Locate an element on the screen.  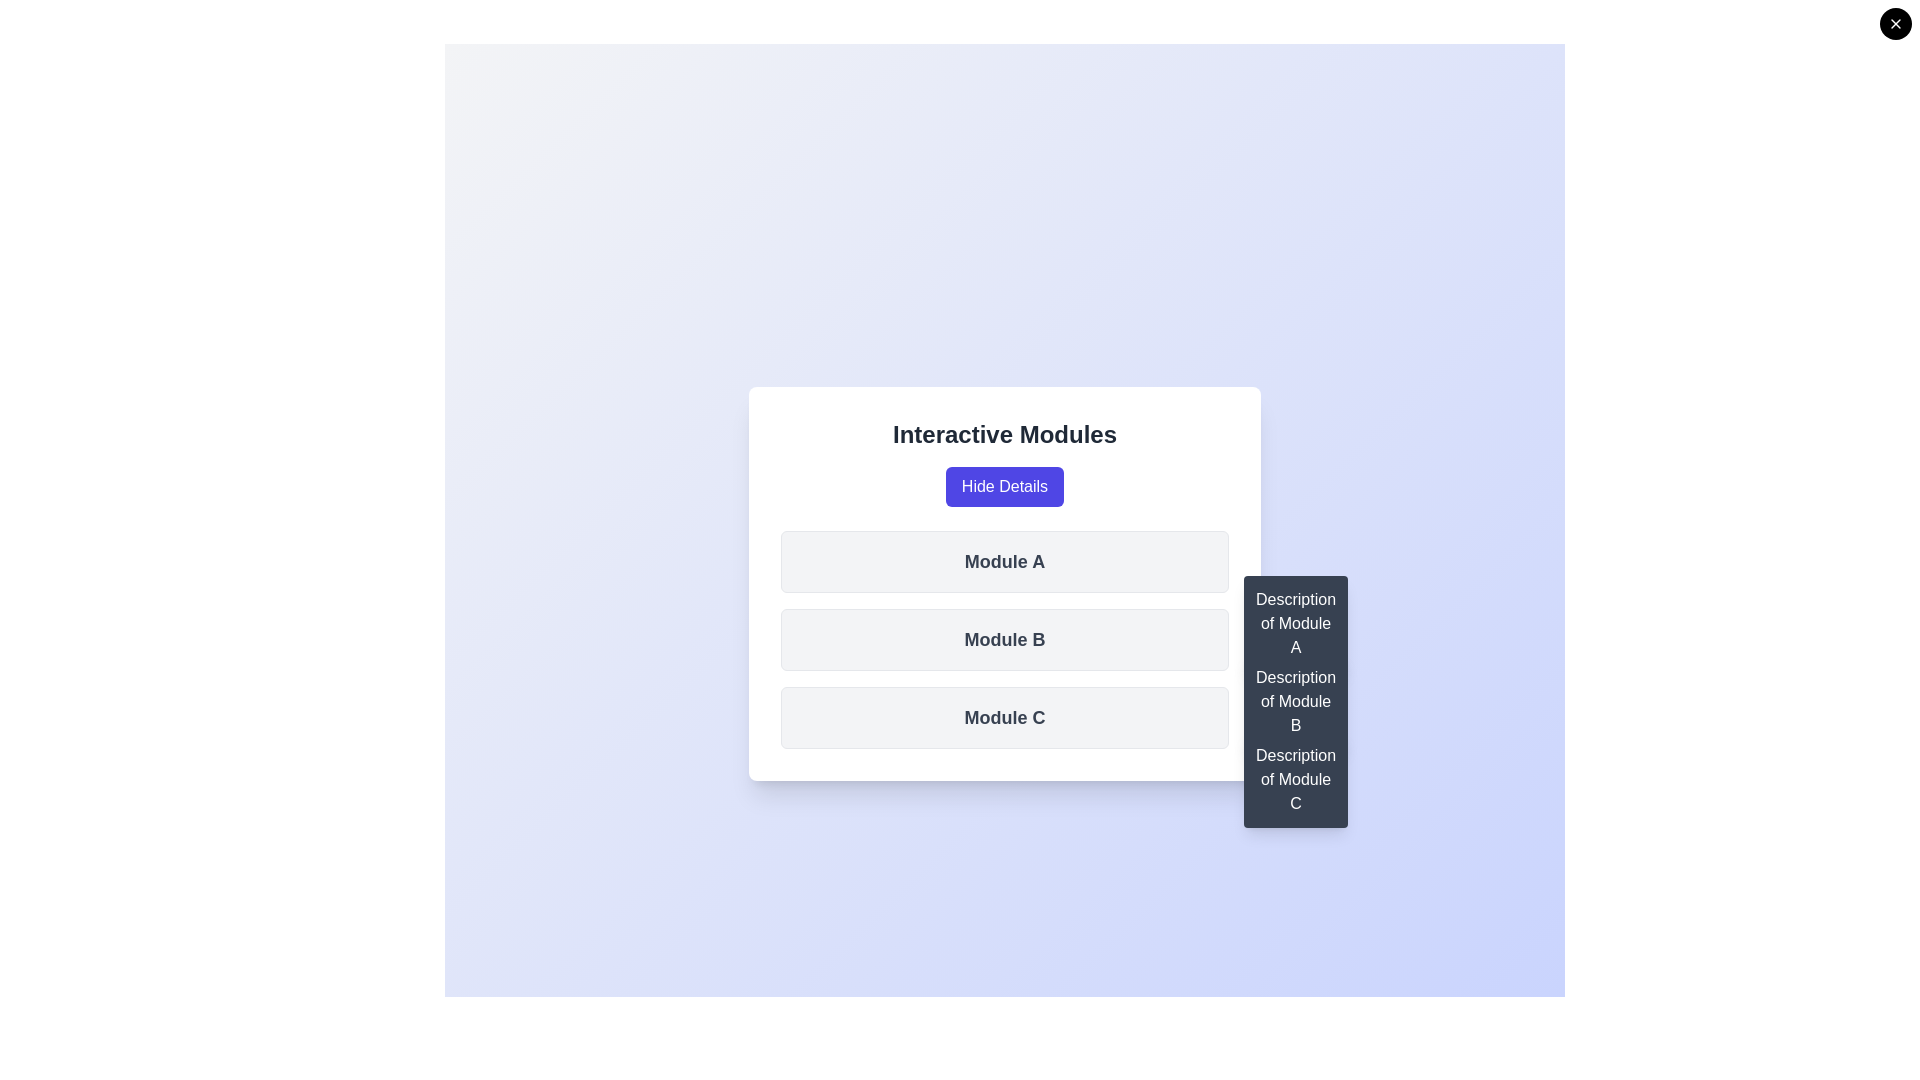
the 'Hide Details' button with an indigo background and white text to observe its hover state effects is located at coordinates (1004, 486).